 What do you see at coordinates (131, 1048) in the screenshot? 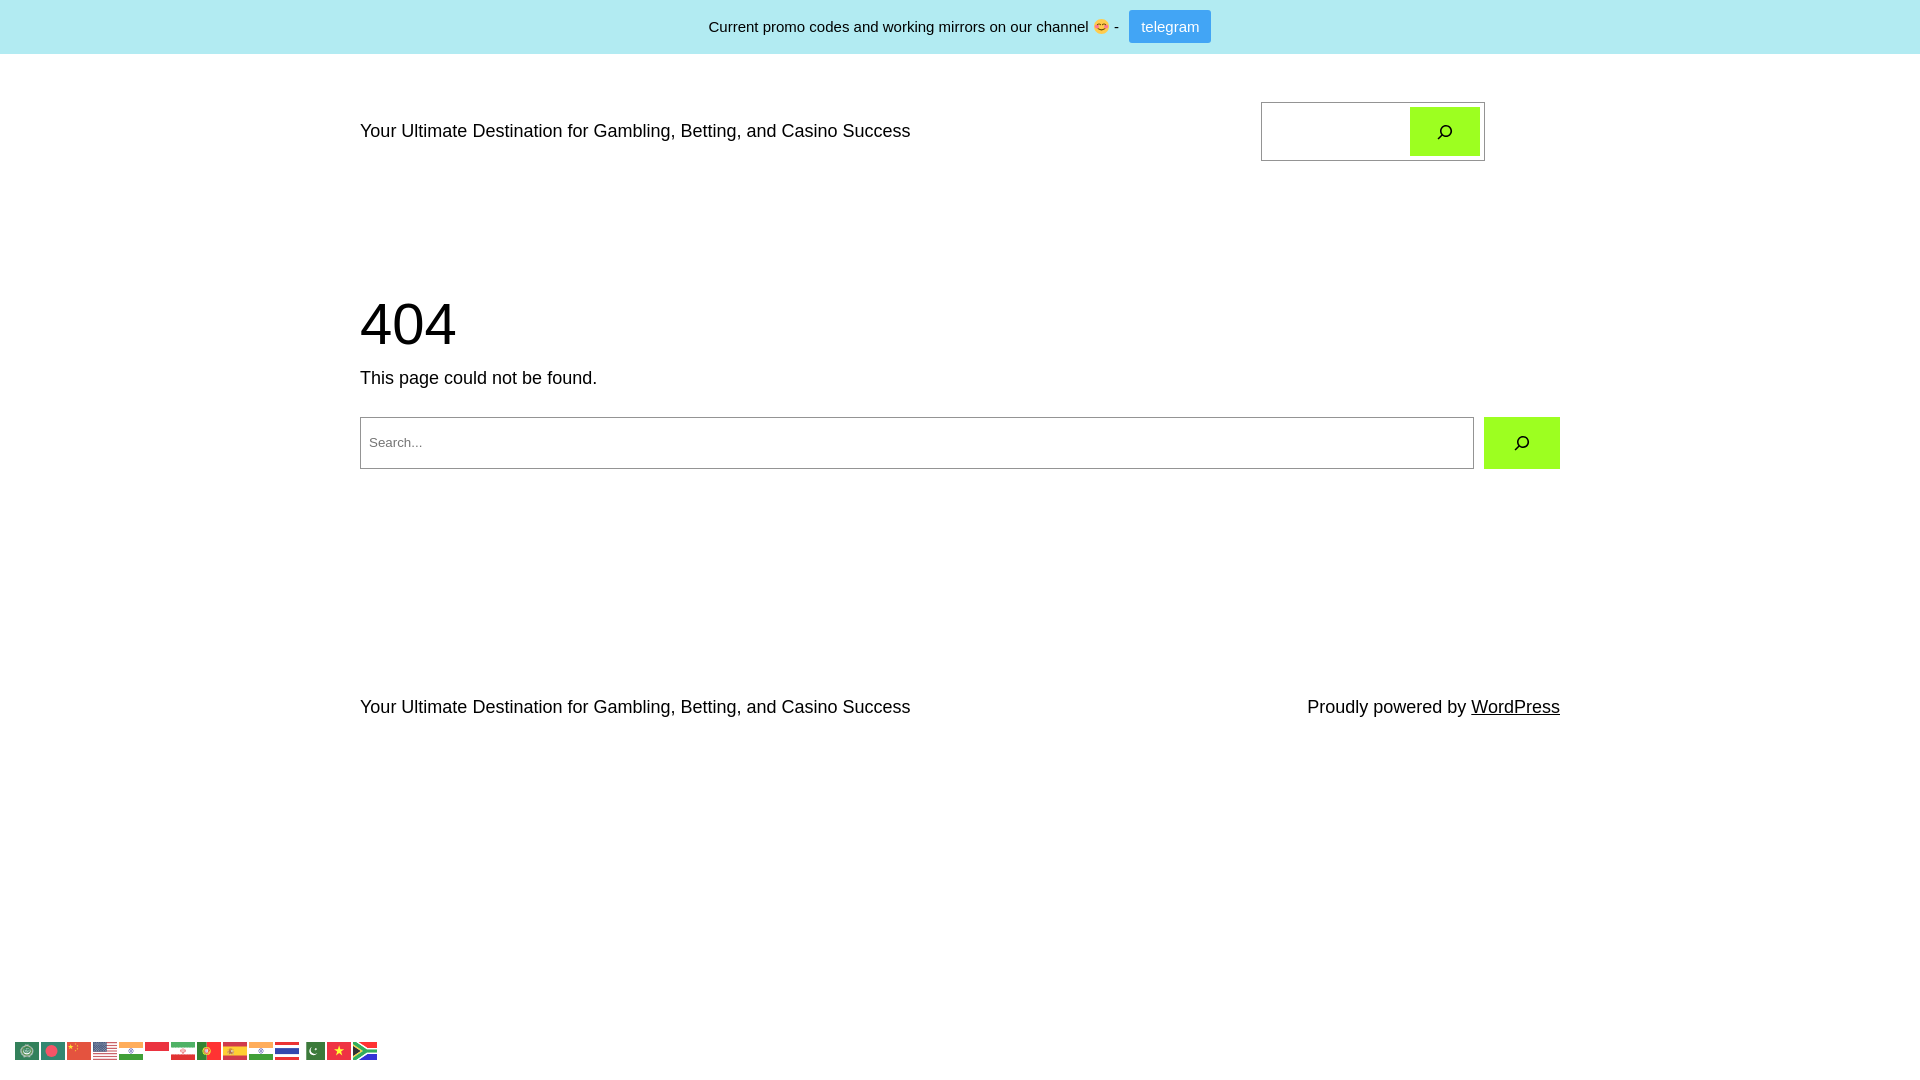
I see `'Hindi'` at bounding box center [131, 1048].